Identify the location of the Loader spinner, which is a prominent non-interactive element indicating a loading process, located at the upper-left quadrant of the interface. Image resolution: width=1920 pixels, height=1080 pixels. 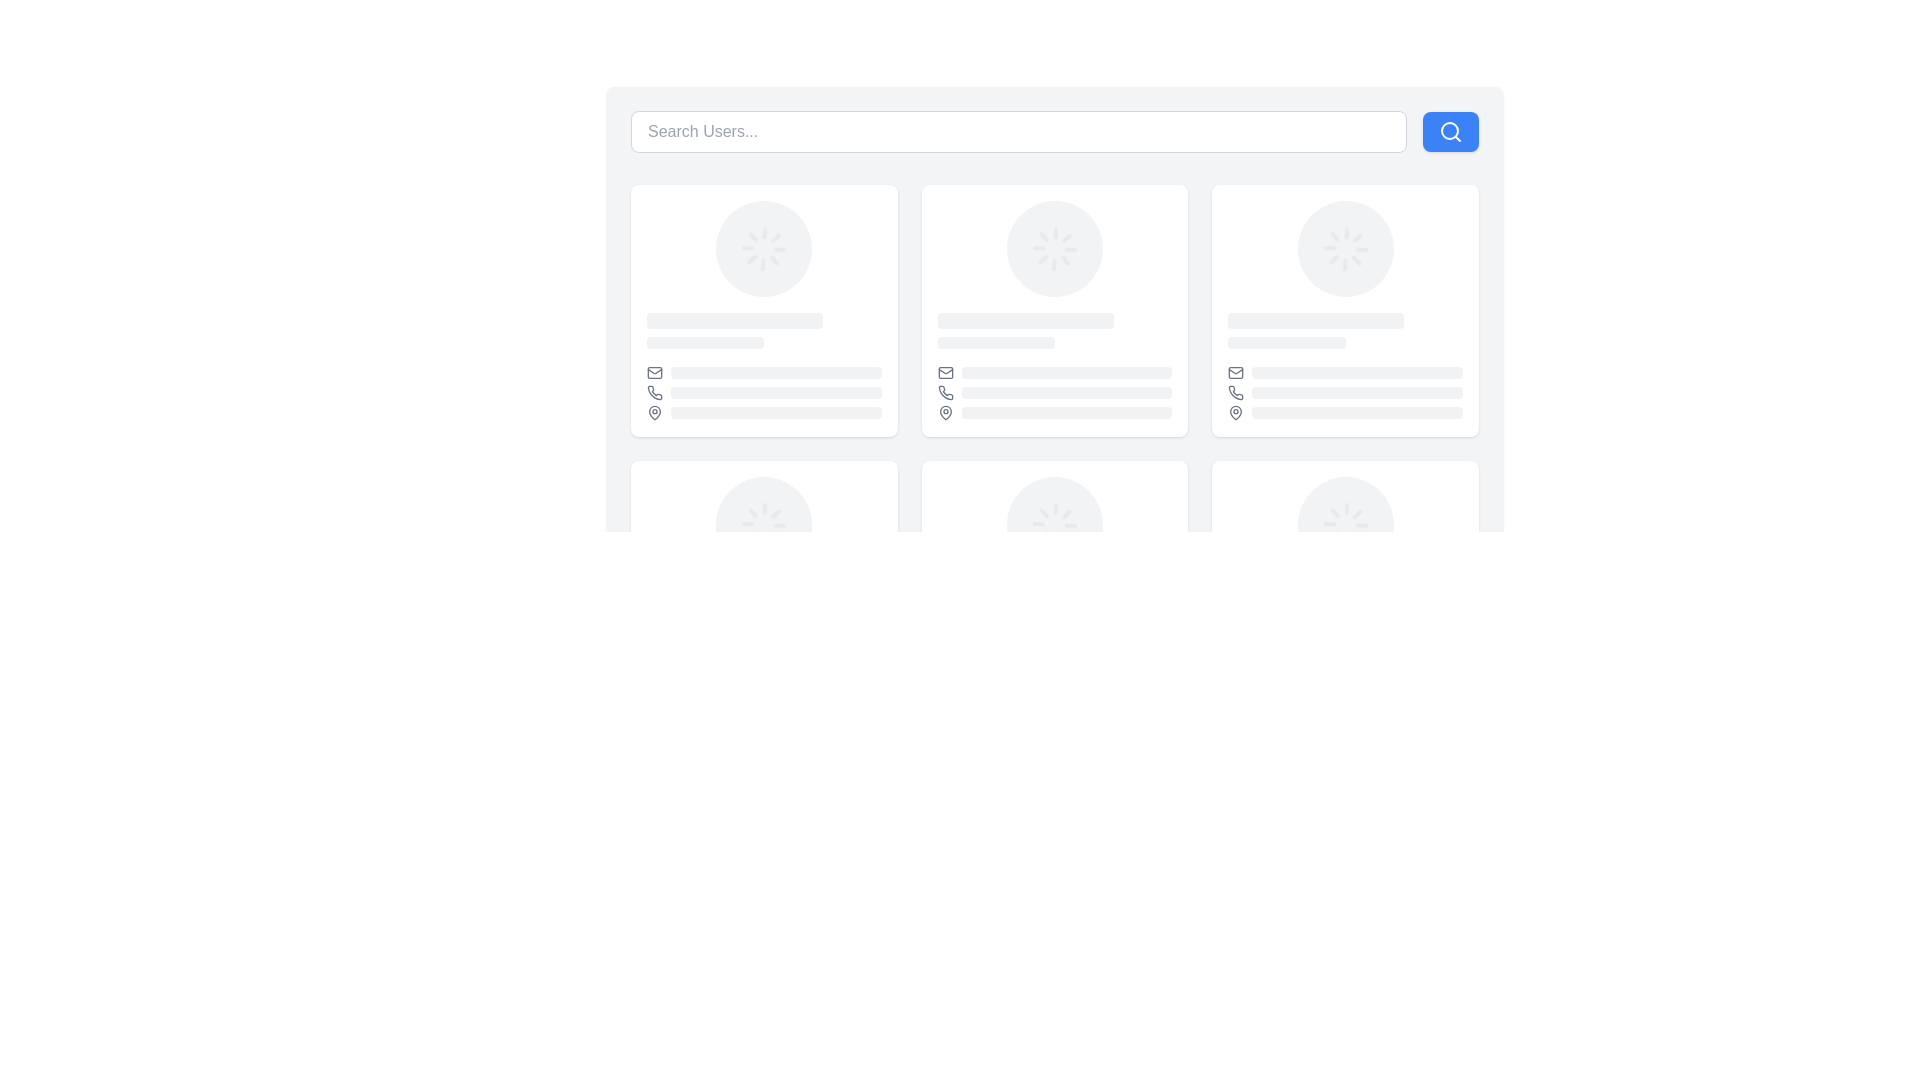
(763, 248).